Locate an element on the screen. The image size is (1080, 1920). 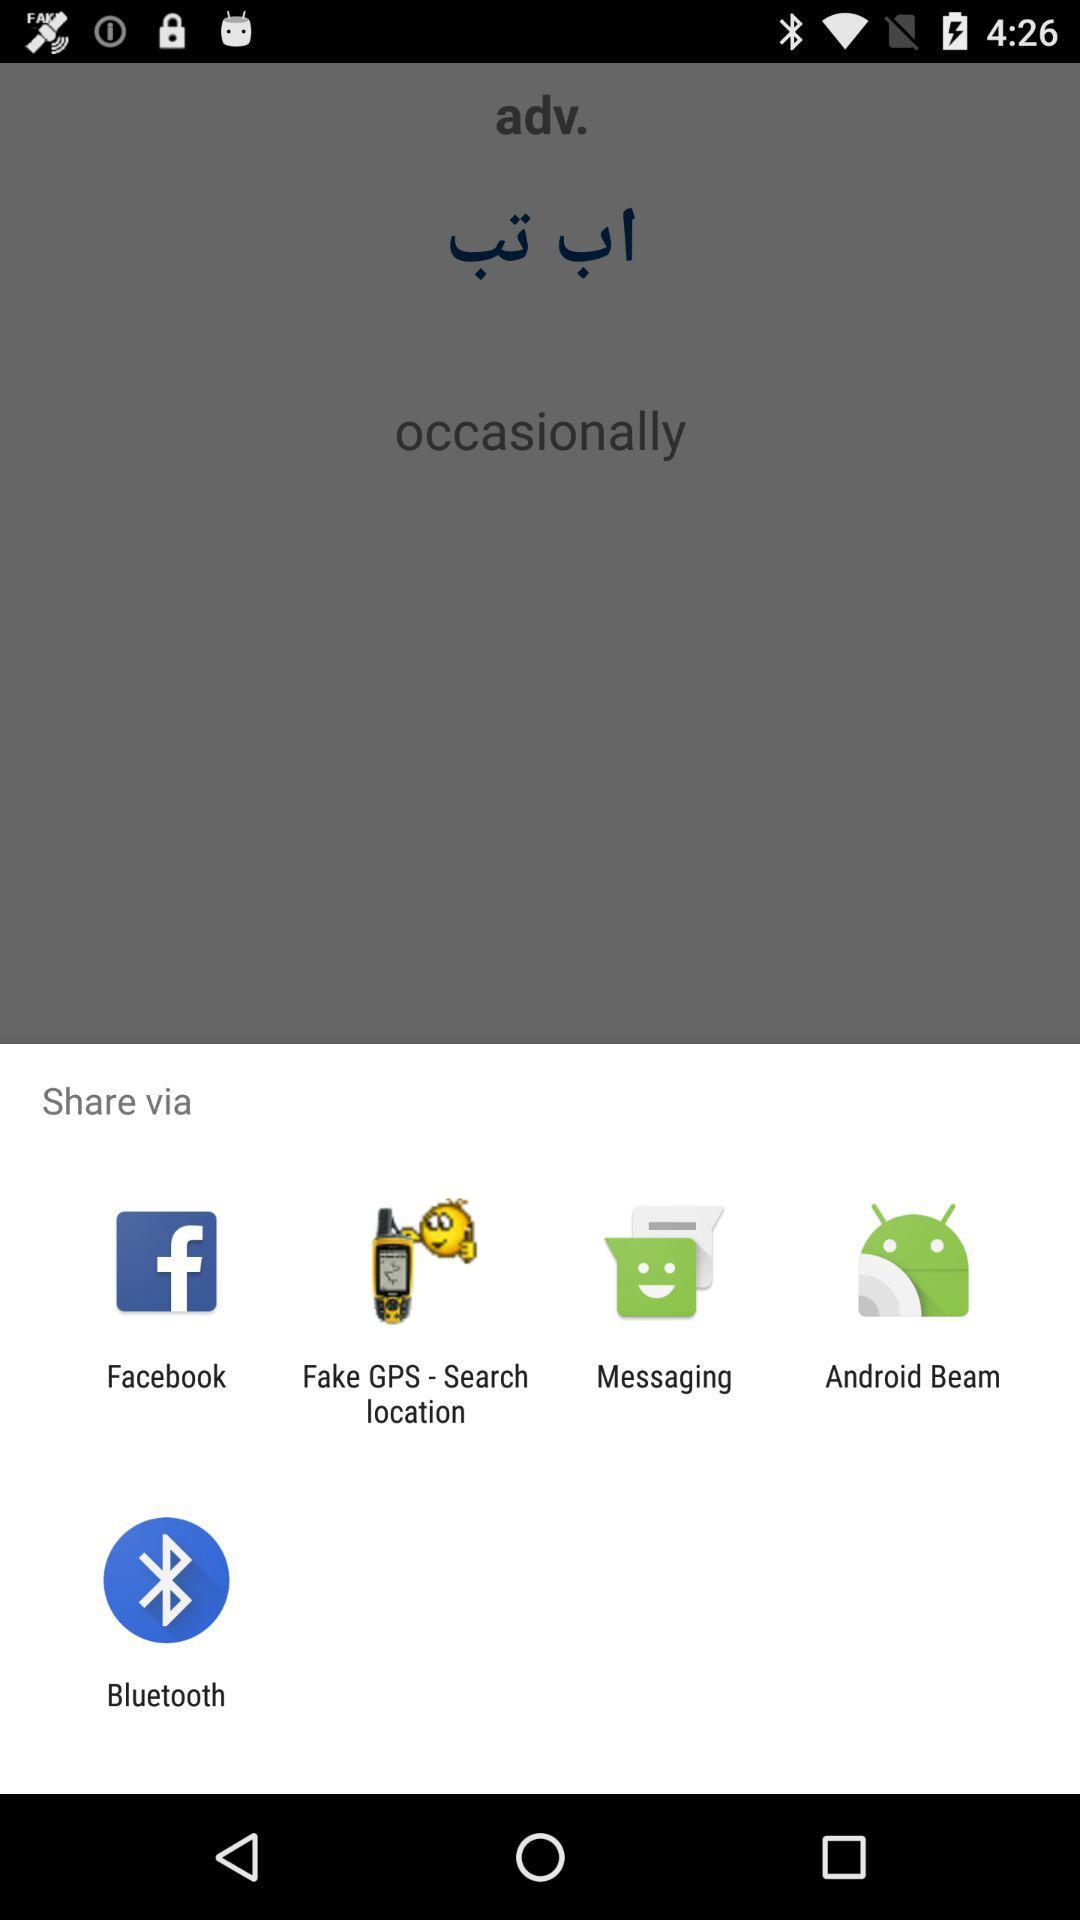
the app to the right of facebook icon is located at coordinates (414, 1392).